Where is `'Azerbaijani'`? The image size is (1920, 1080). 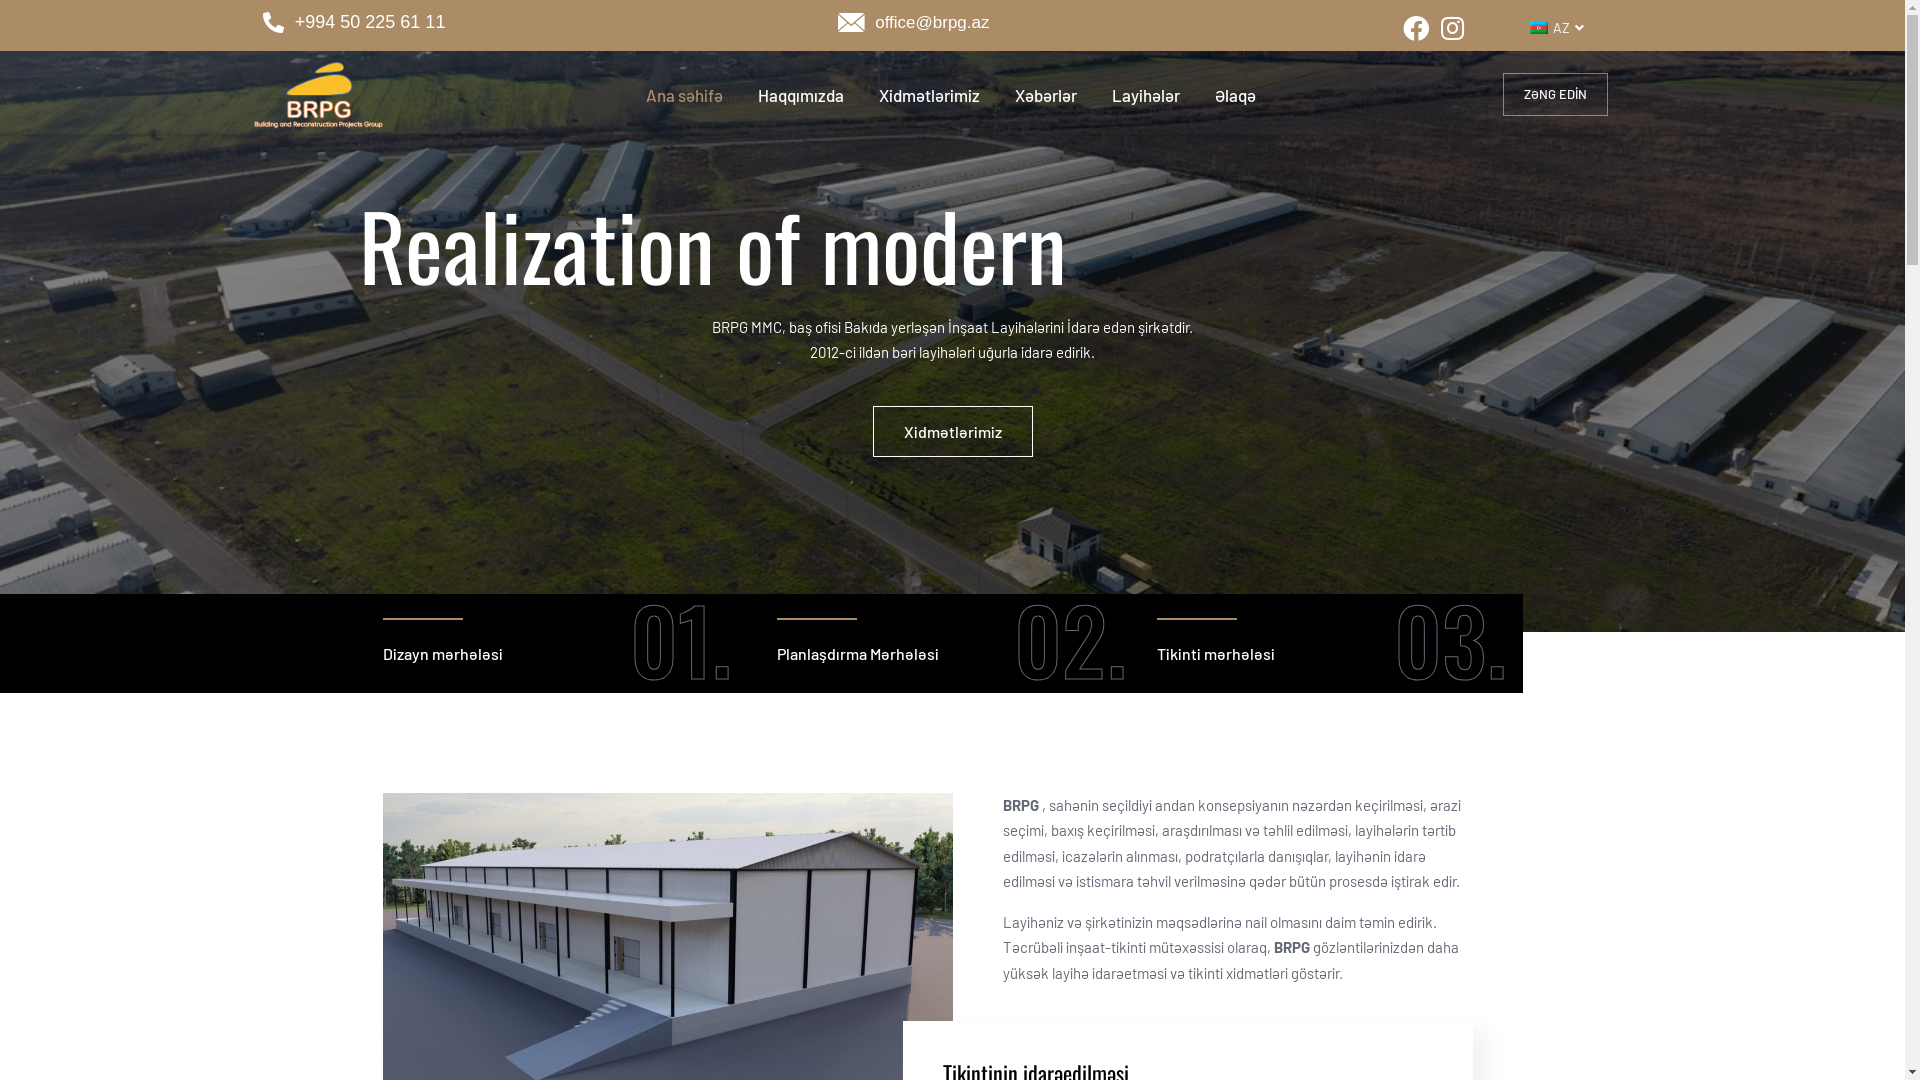 'Azerbaijani' is located at coordinates (1529, 27).